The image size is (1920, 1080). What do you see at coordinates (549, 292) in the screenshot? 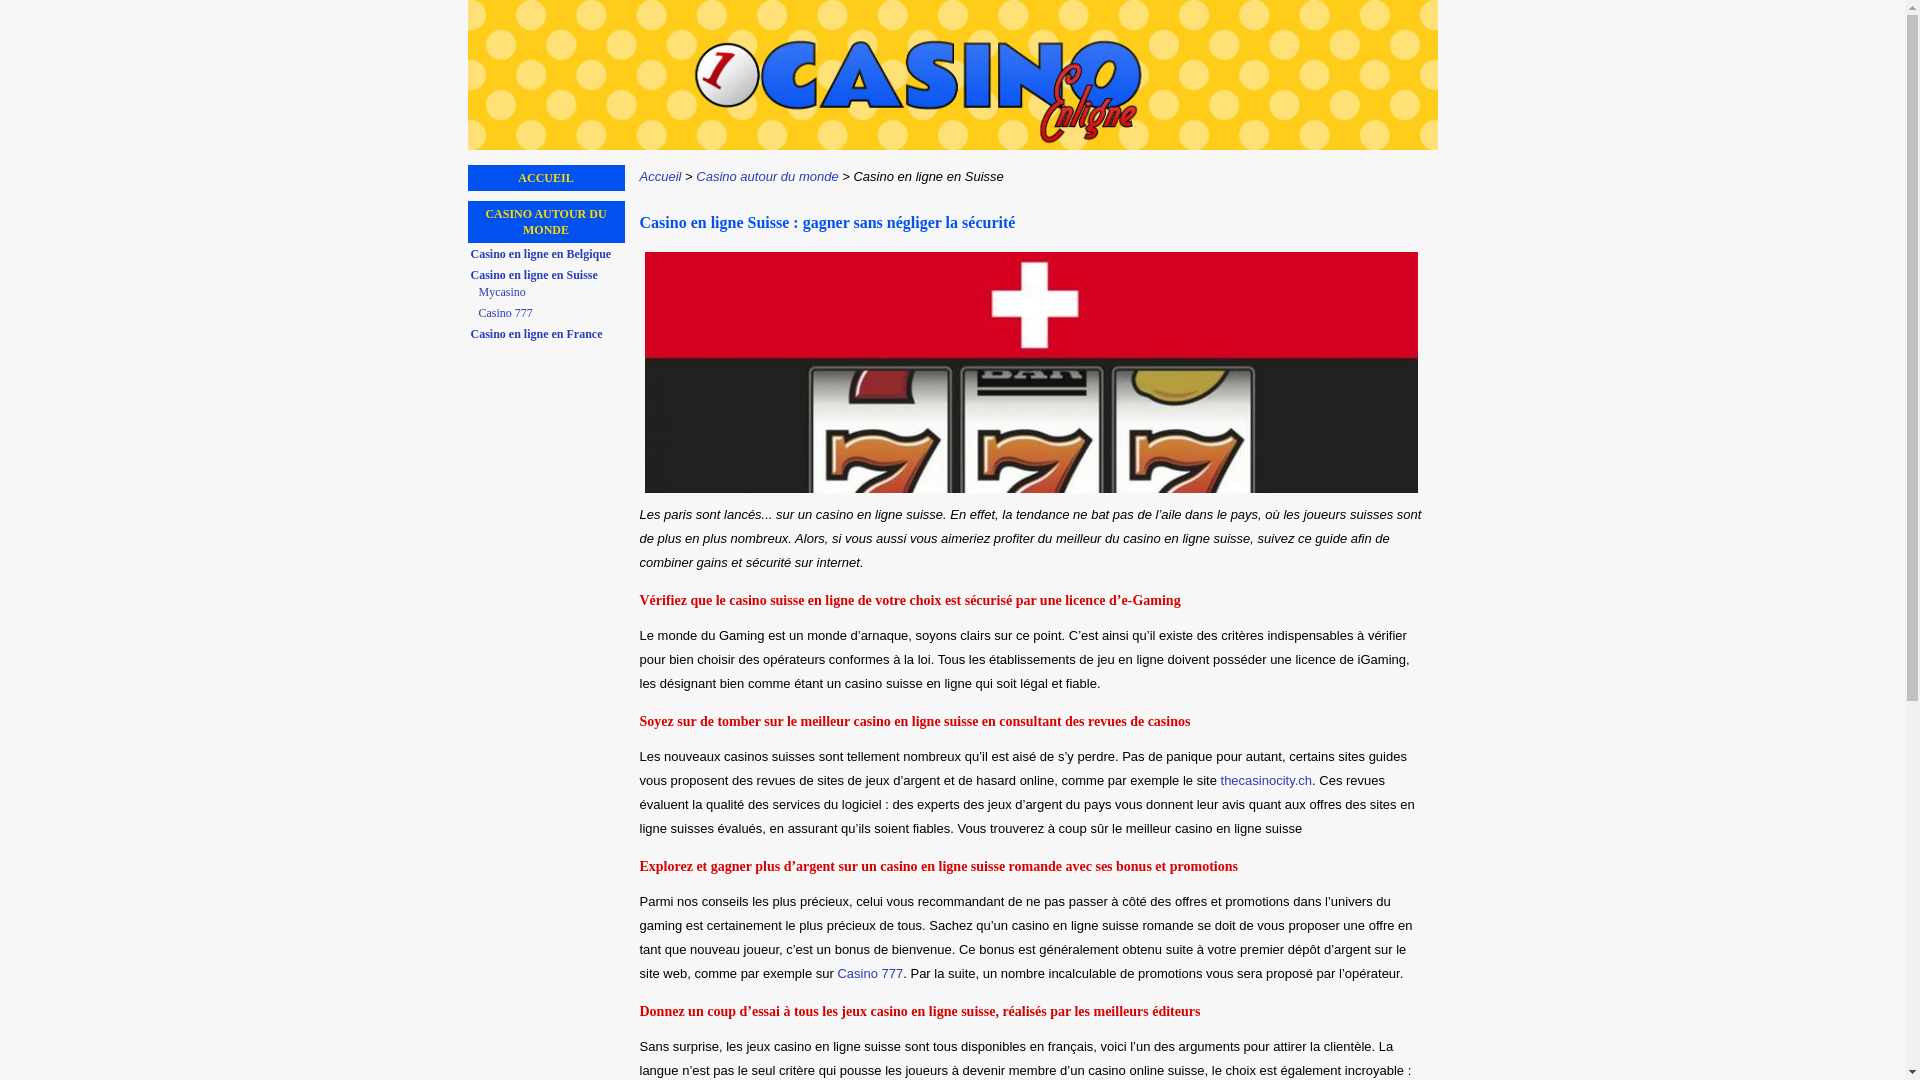
I see `'Mycasino'` at bounding box center [549, 292].